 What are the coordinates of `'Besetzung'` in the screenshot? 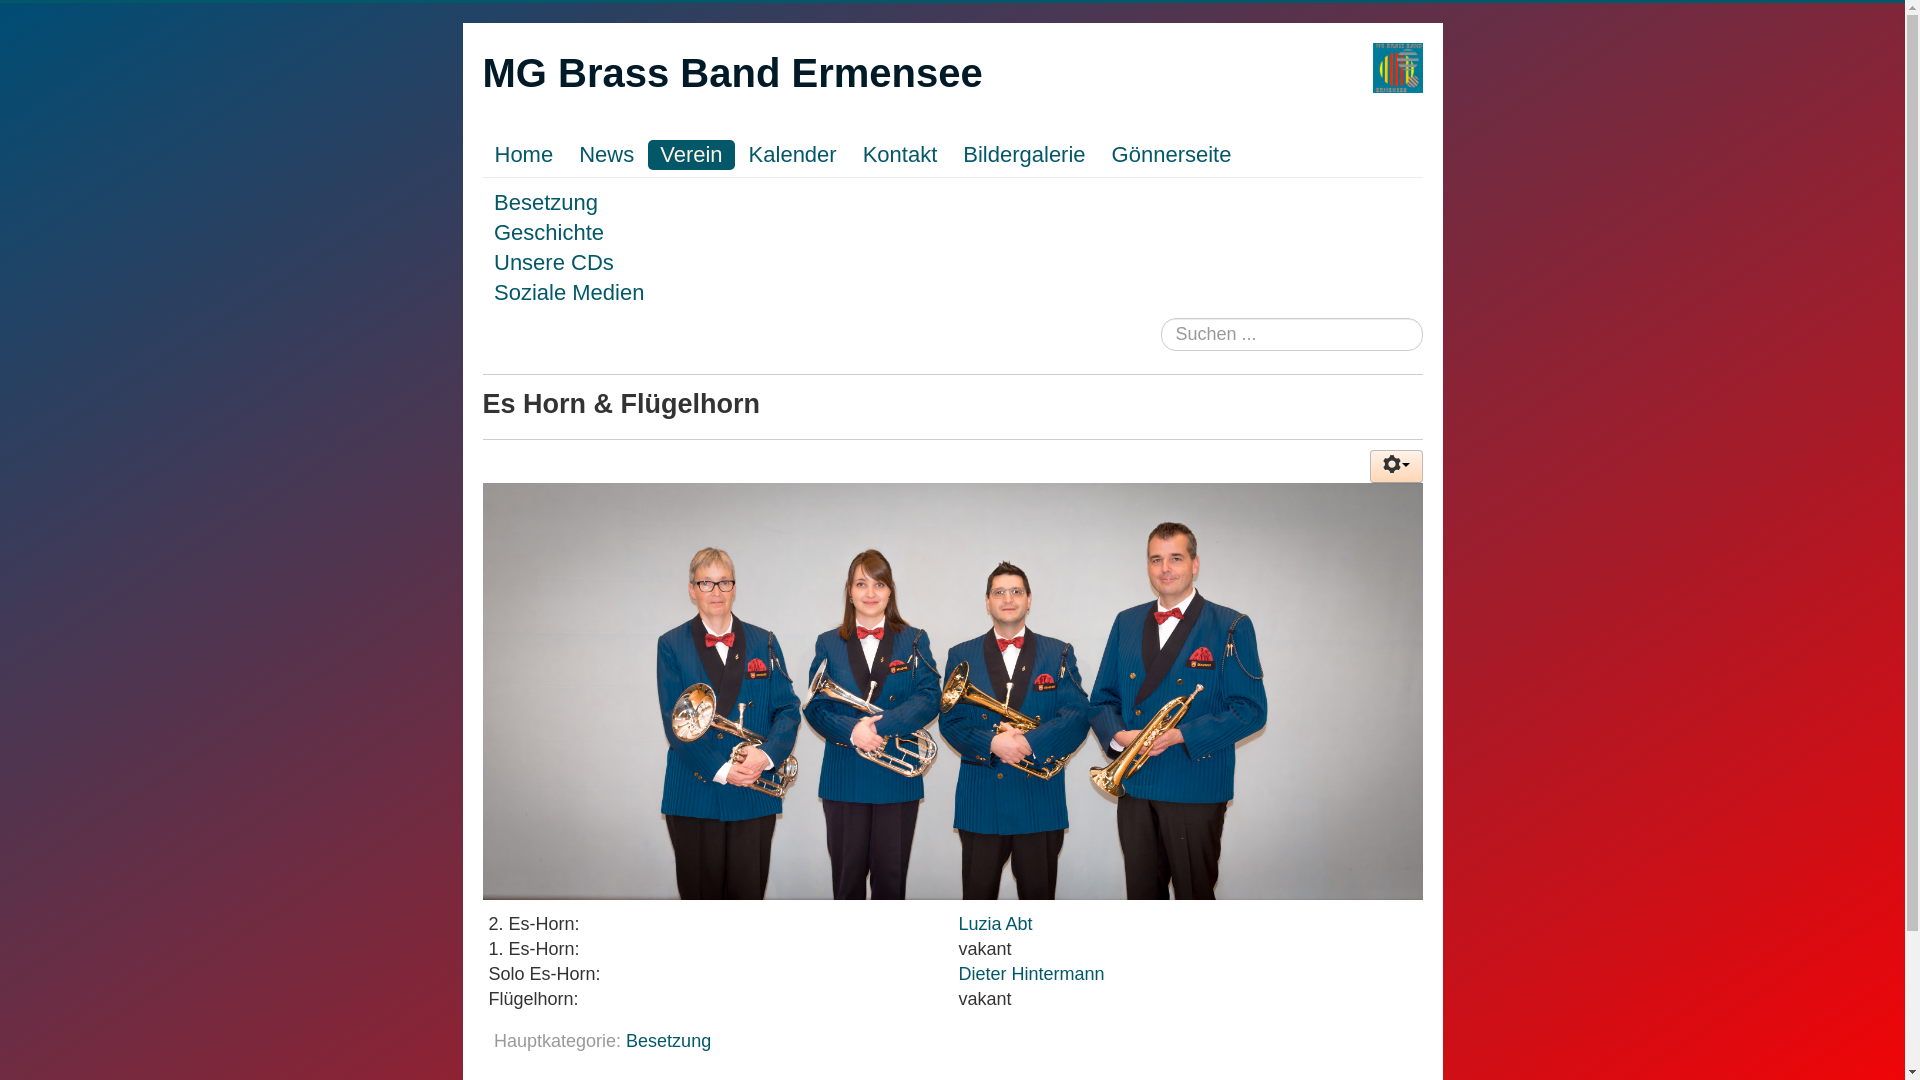 It's located at (668, 1040).